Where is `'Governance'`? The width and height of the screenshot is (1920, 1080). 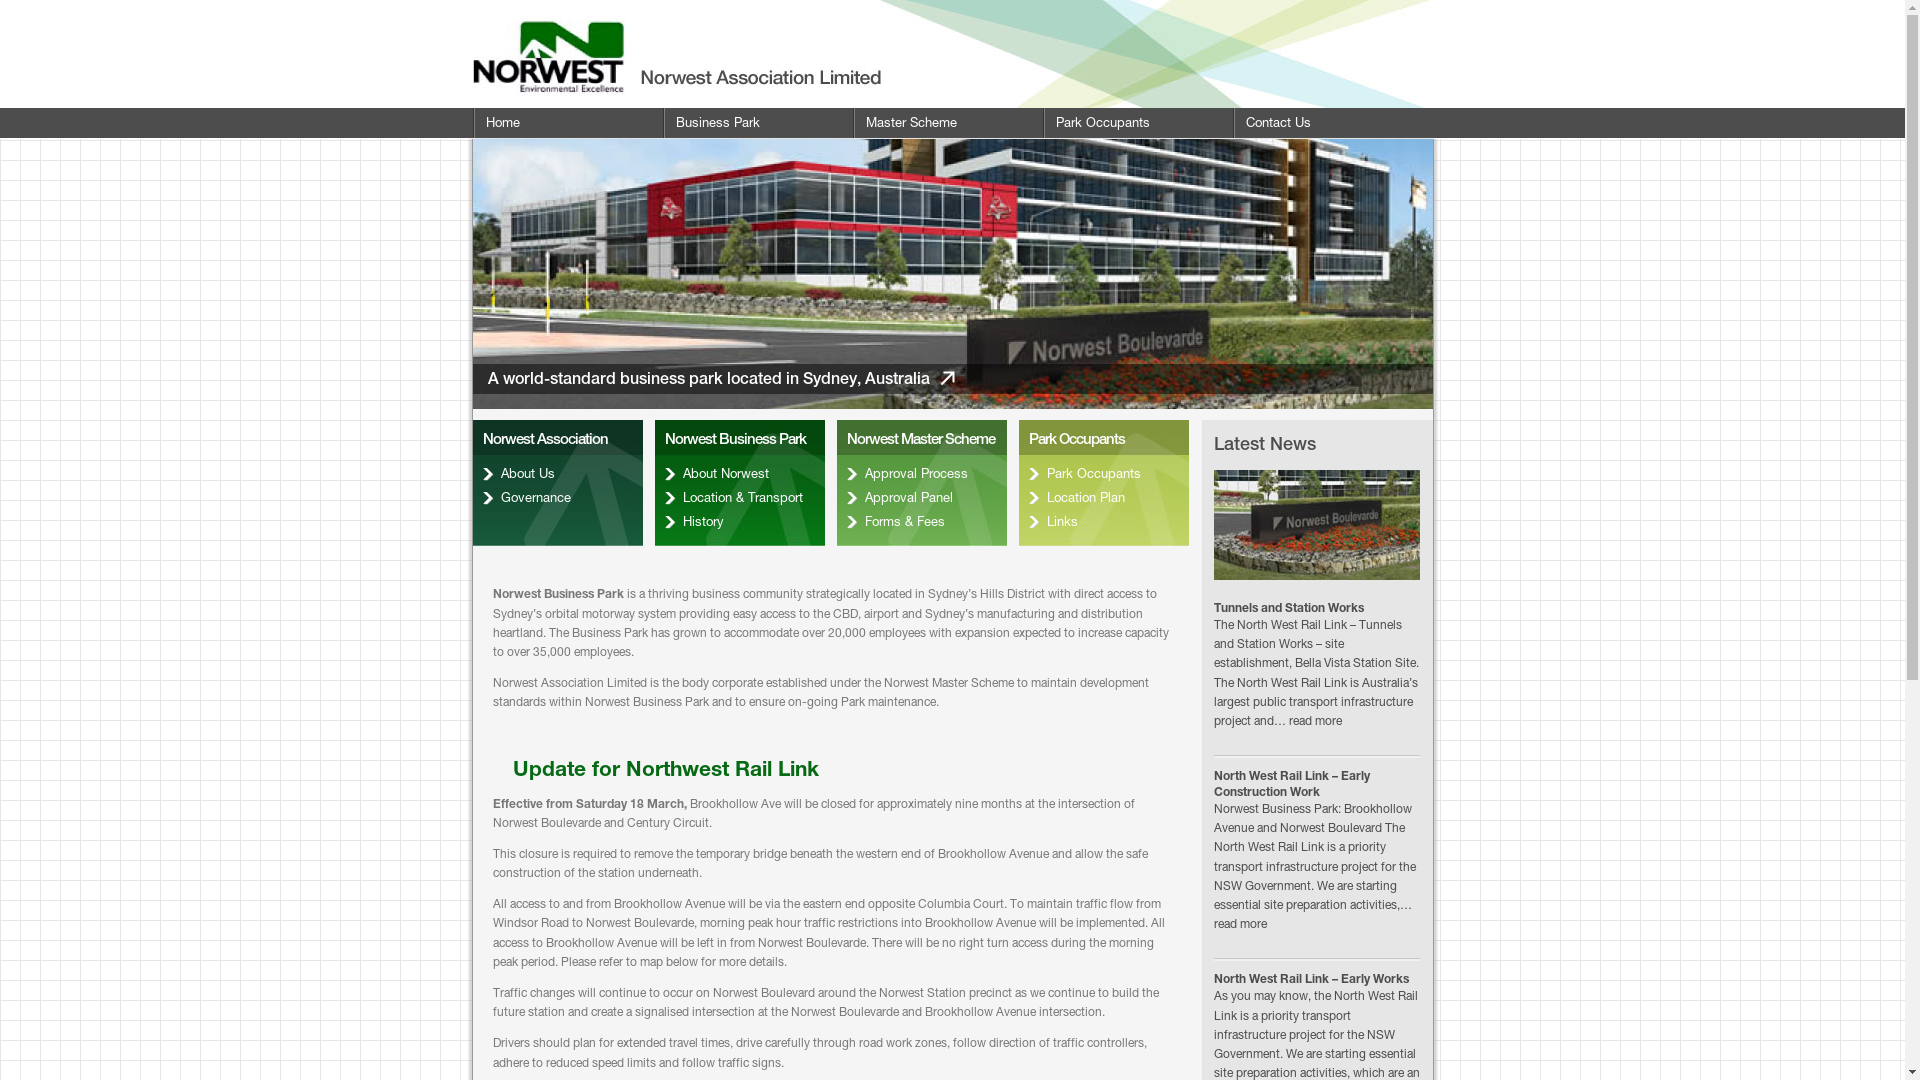
'Governance' is located at coordinates (556, 496).